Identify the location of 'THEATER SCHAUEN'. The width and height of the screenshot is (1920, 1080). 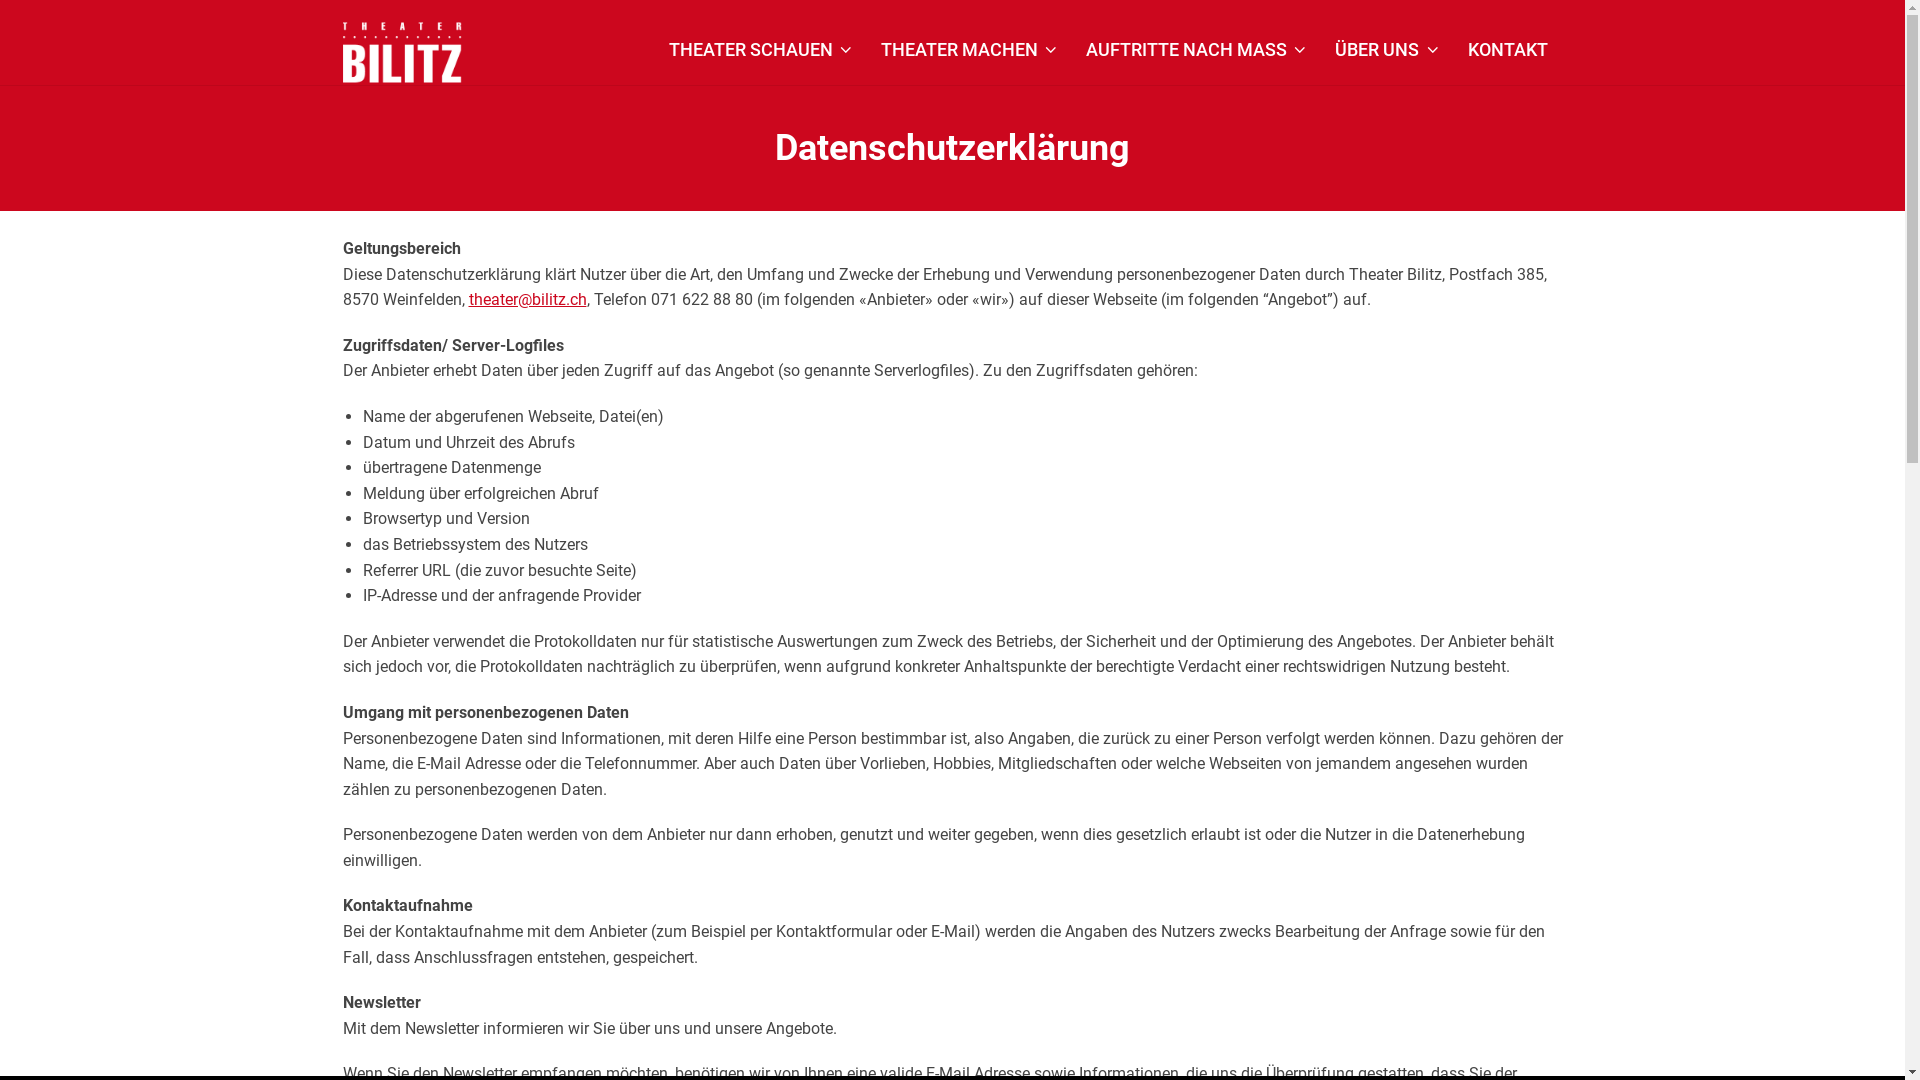
(760, 49).